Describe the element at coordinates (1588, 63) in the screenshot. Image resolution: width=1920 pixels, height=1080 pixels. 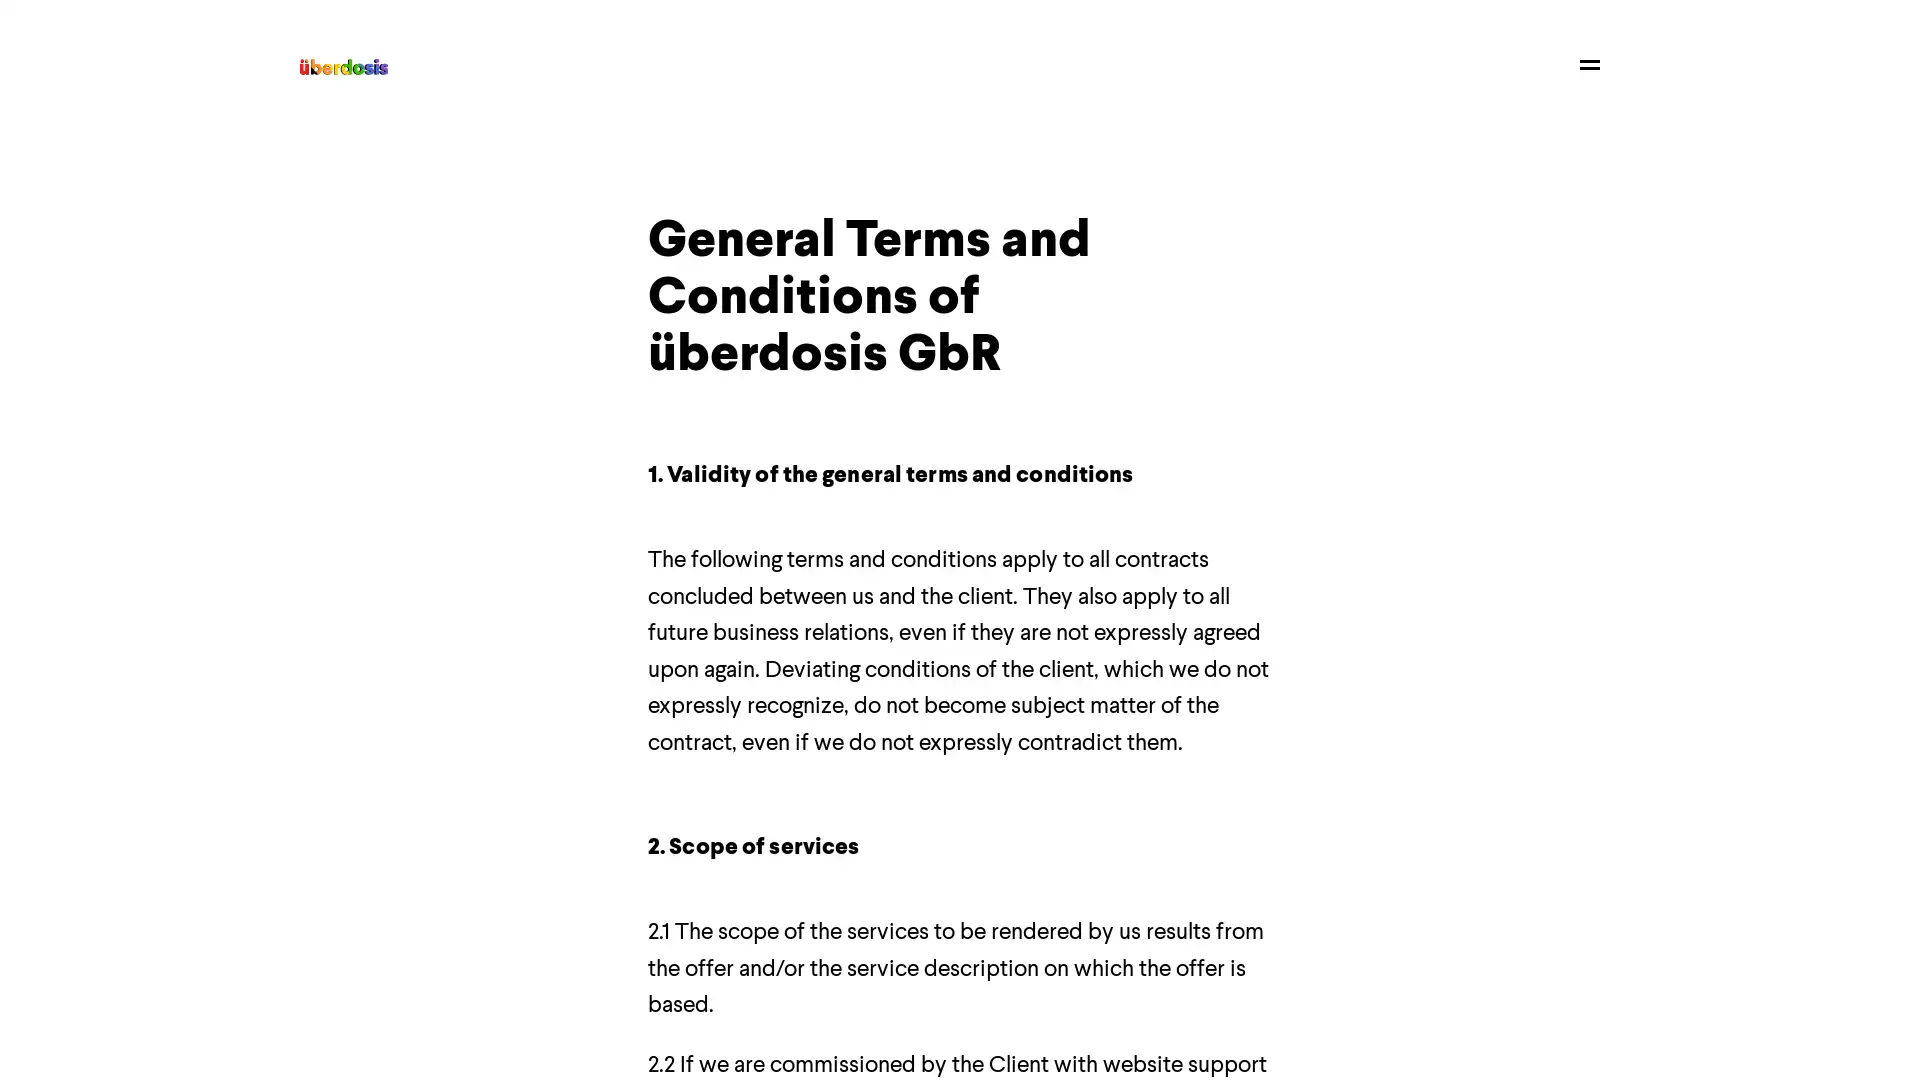
I see `Open menu` at that location.